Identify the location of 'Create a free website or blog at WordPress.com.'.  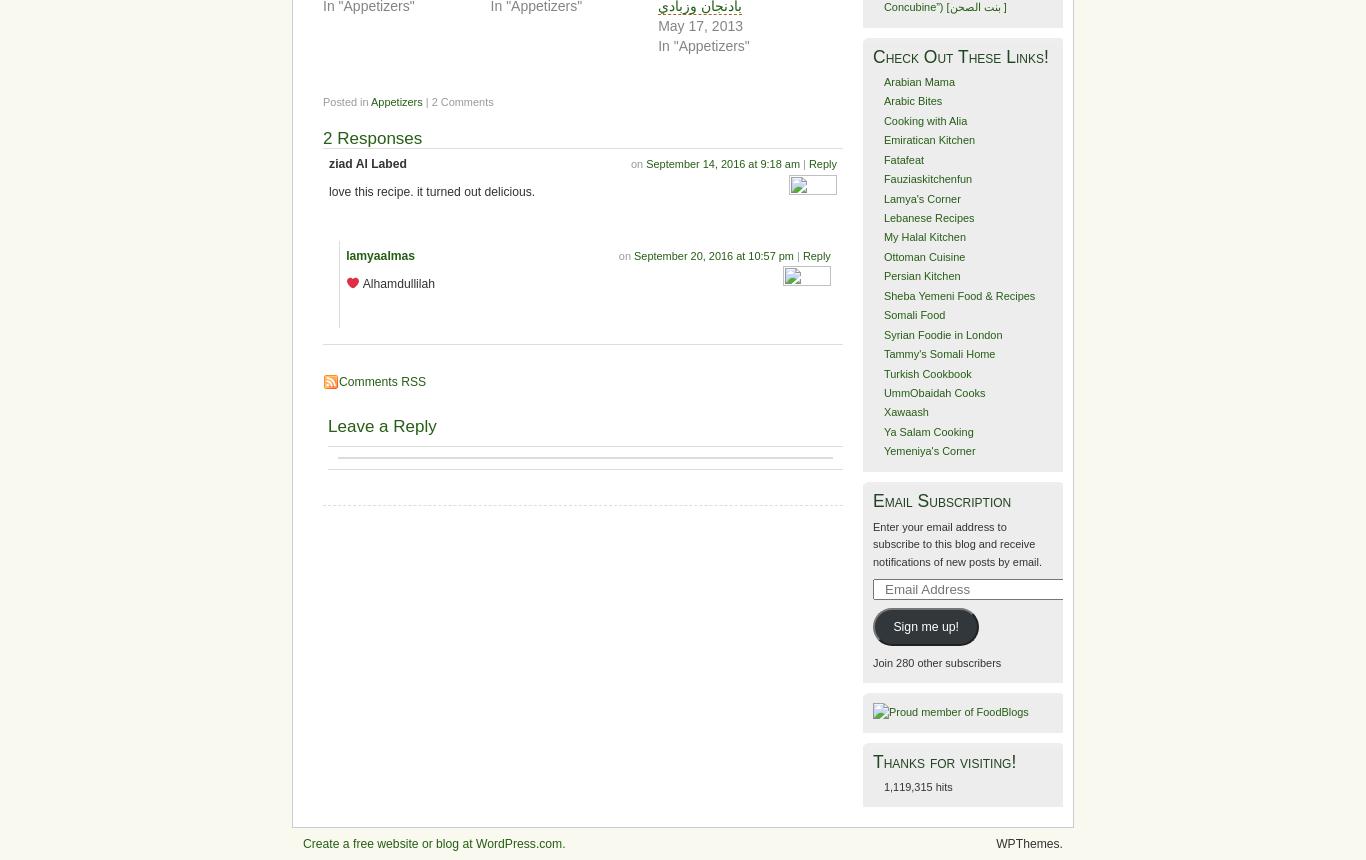
(432, 841).